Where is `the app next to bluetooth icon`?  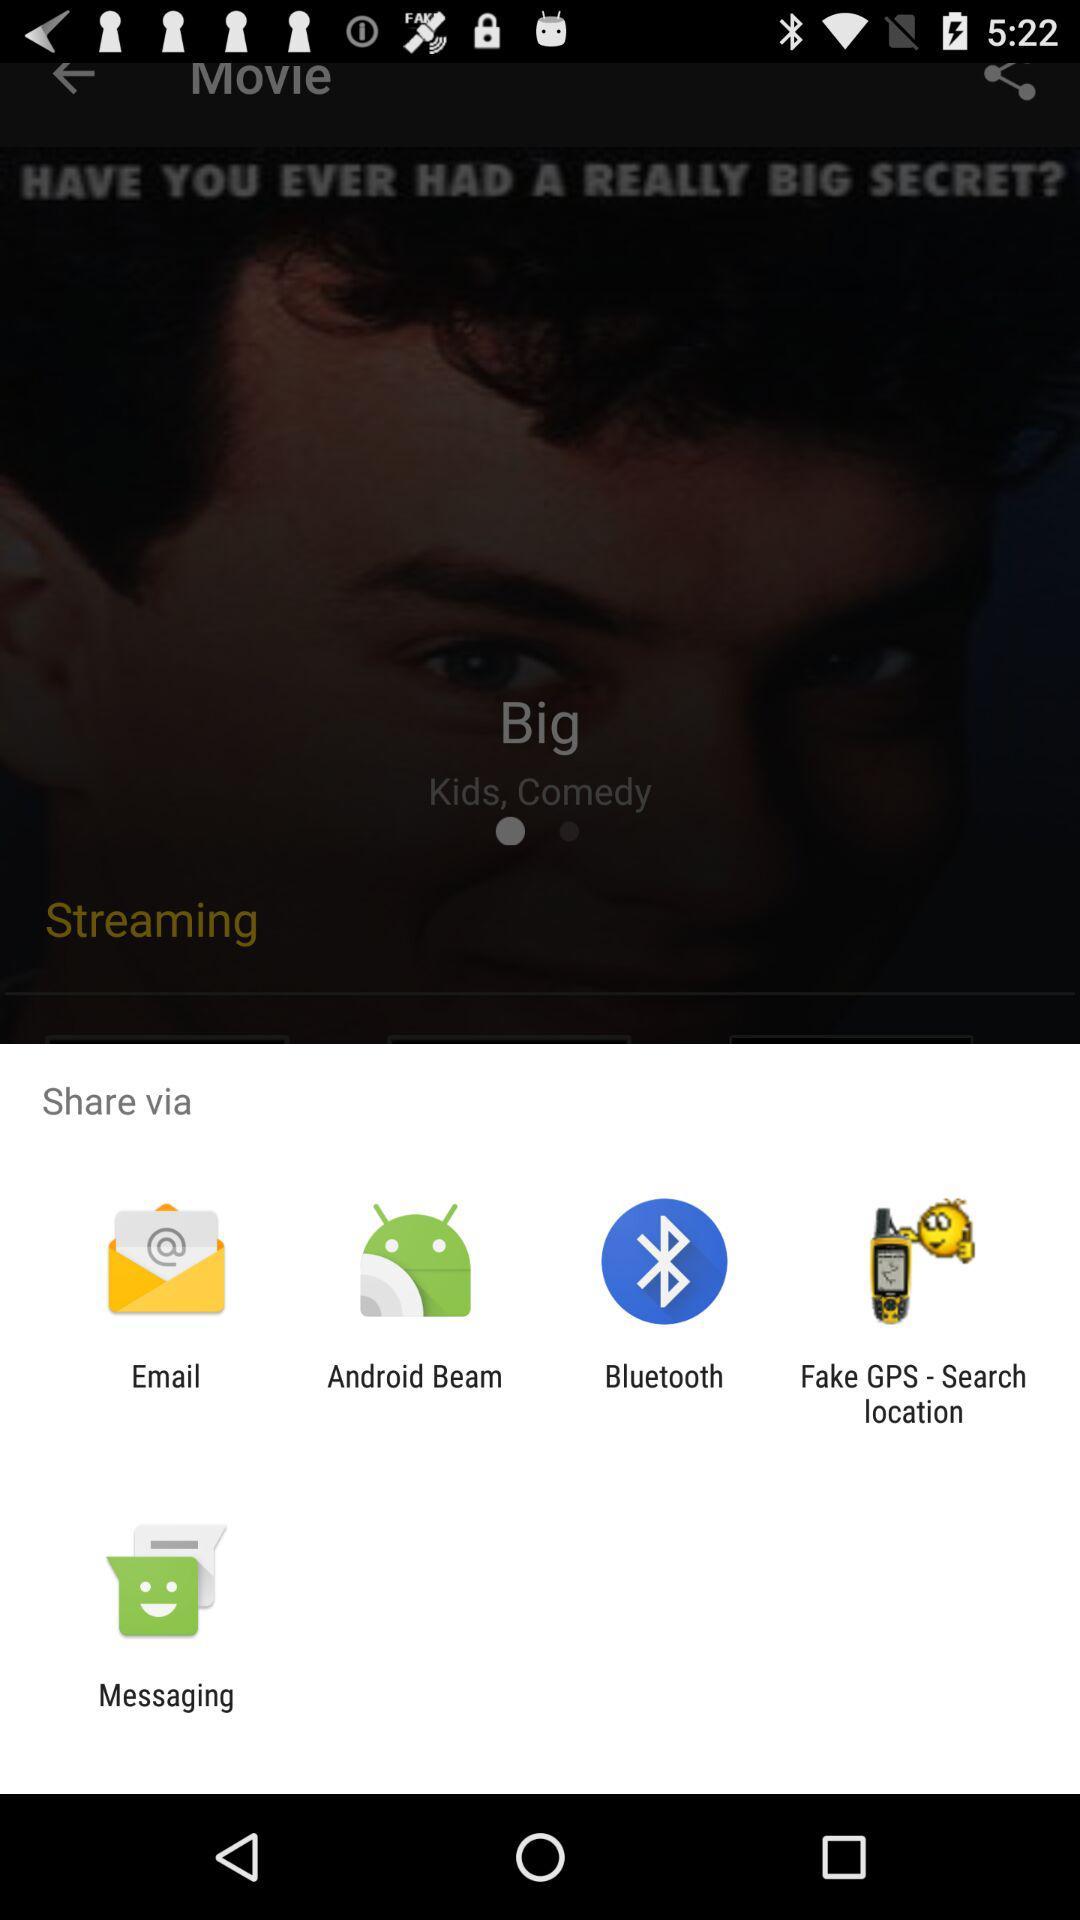
the app next to bluetooth icon is located at coordinates (913, 1392).